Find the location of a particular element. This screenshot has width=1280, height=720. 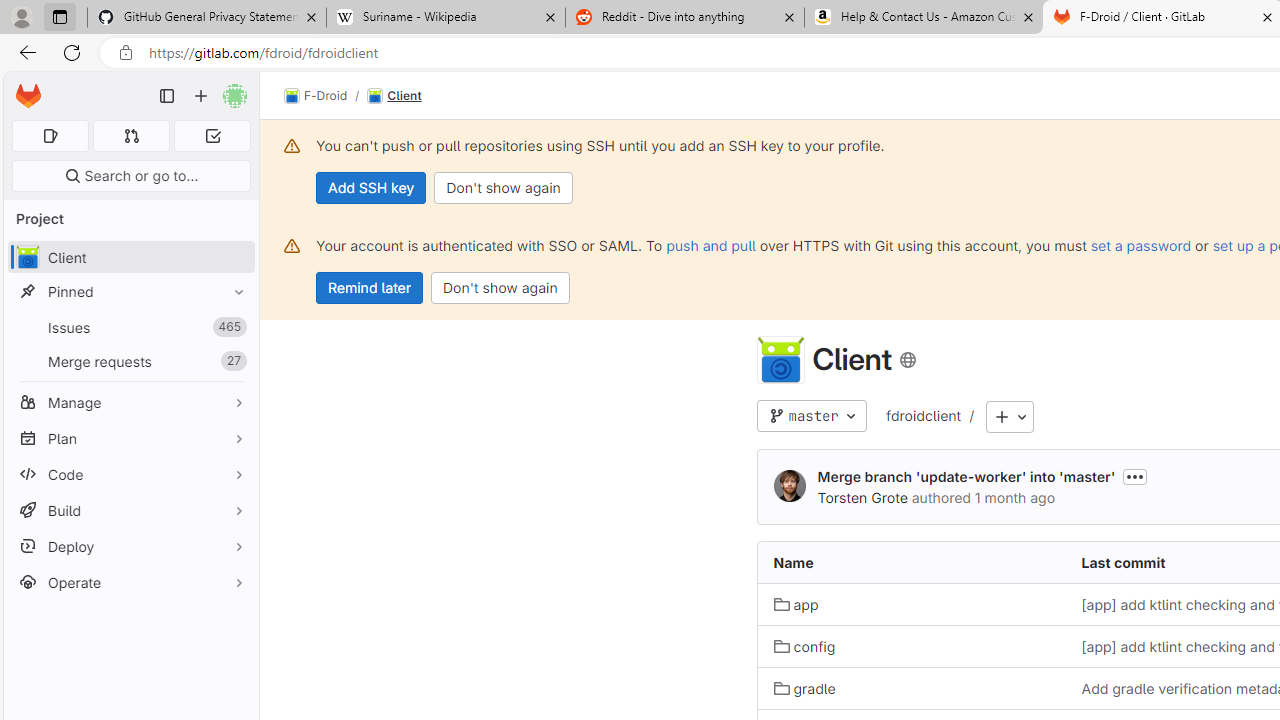

'Merge requests 0' is located at coordinates (130, 135).